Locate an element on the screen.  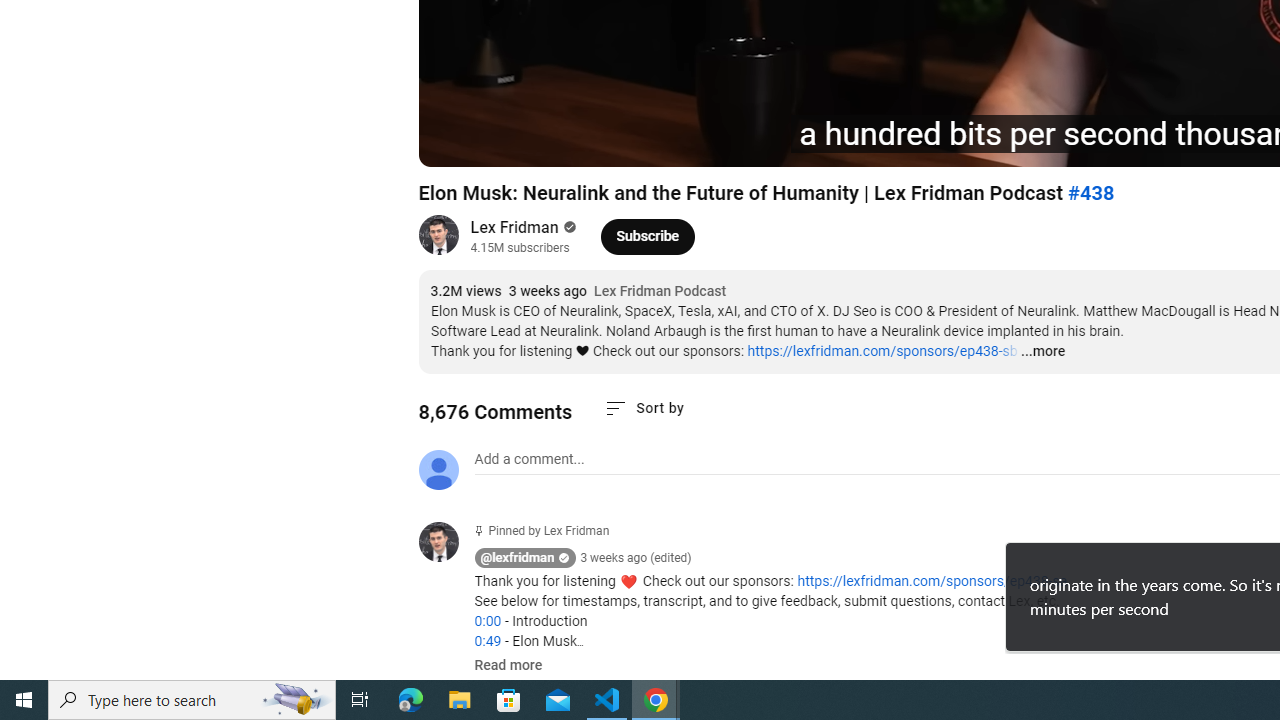
'@lexfridman' is located at coordinates (517, 558).